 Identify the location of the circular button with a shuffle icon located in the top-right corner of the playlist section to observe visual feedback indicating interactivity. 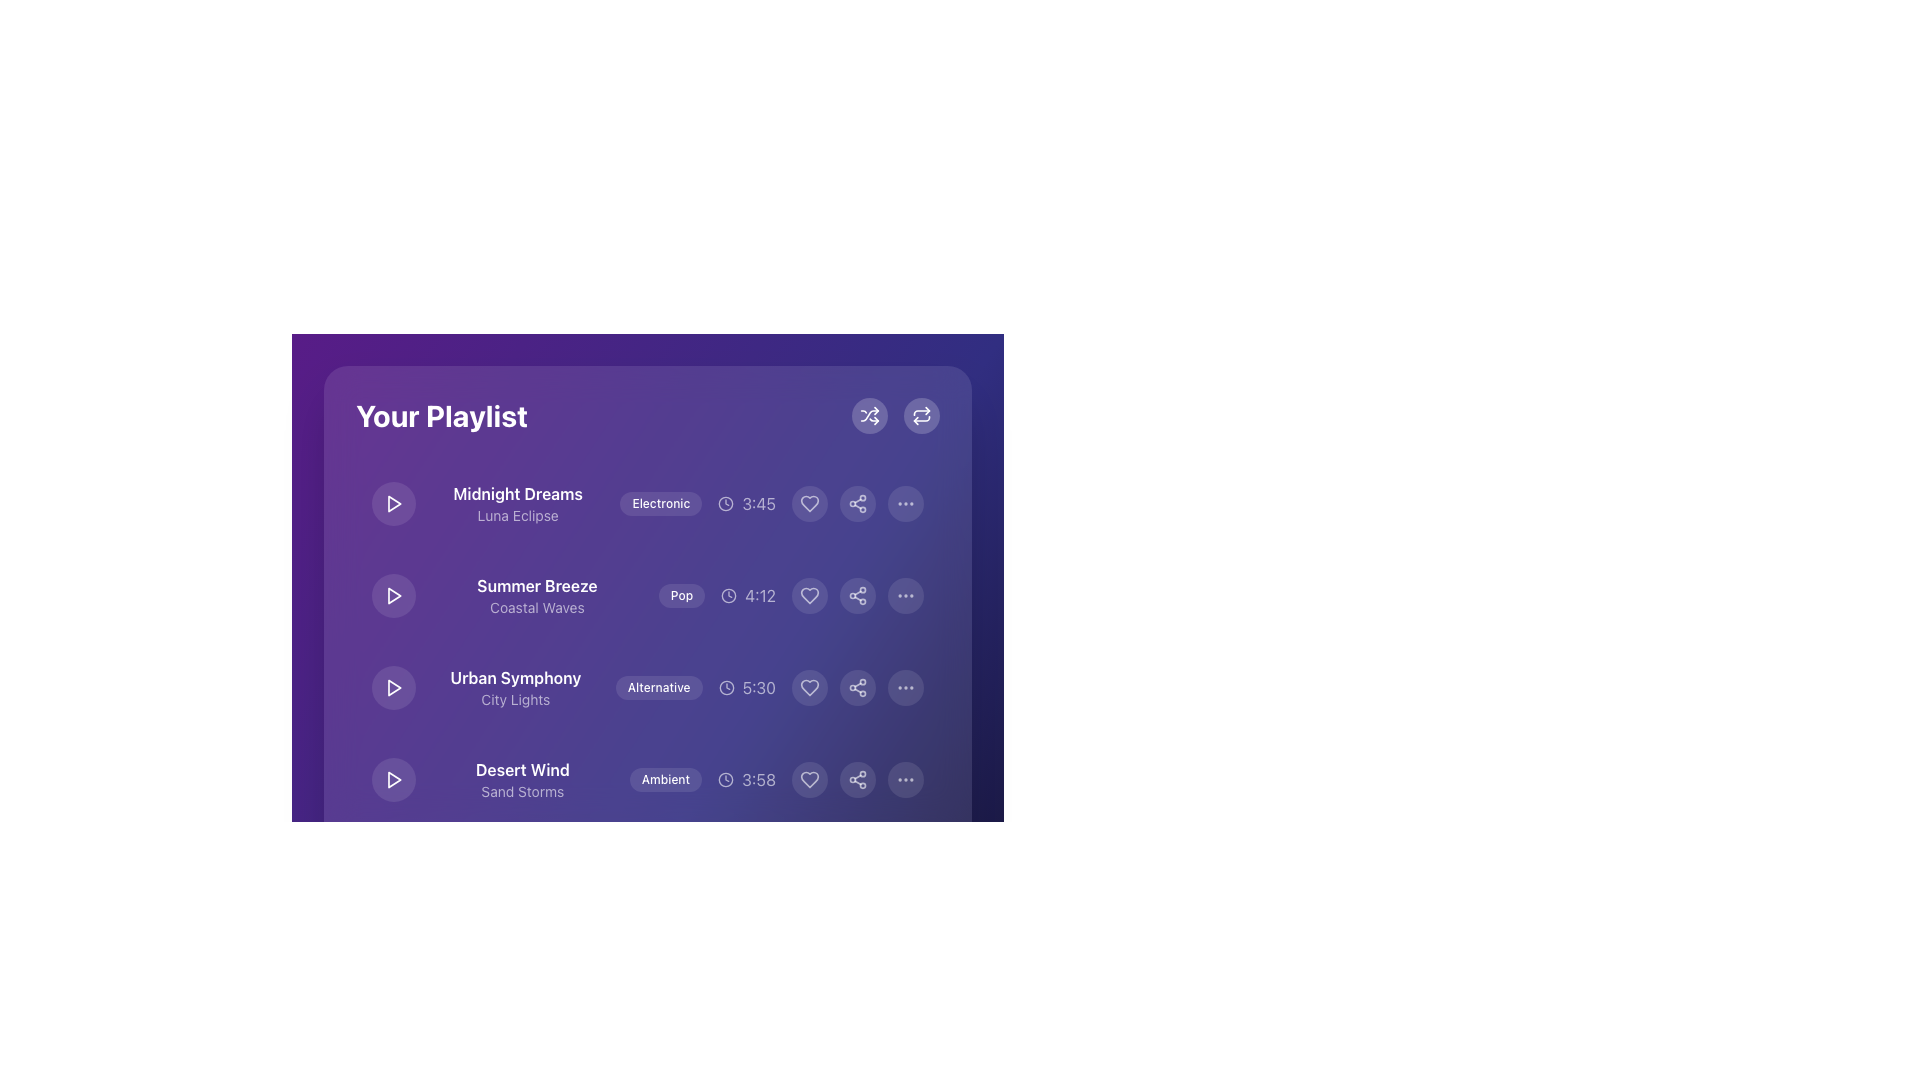
(869, 415).